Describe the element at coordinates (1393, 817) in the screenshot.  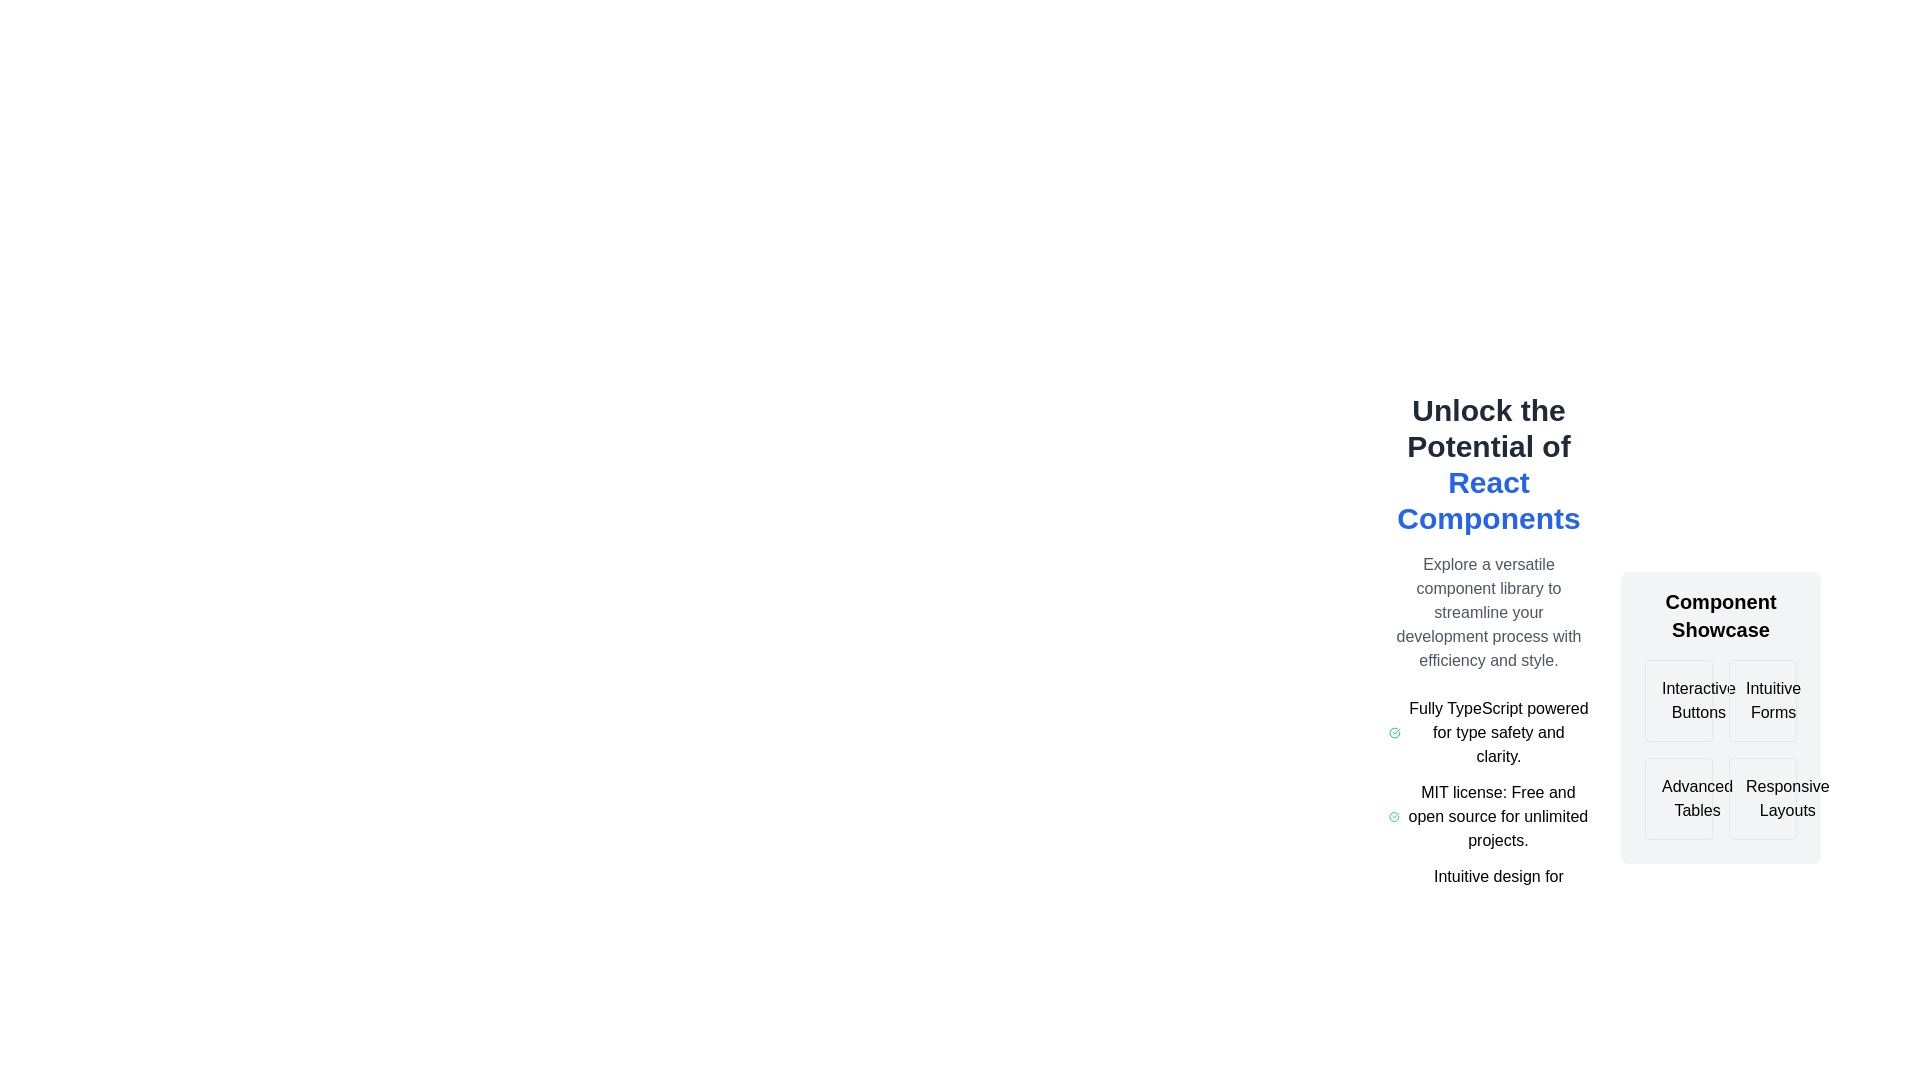
I see `the first circular icon with a green stroke styled as a checkmark, which indicates a successful action, located near the text 'MIT license: Free and open source for unlimited projects.'` at that location.